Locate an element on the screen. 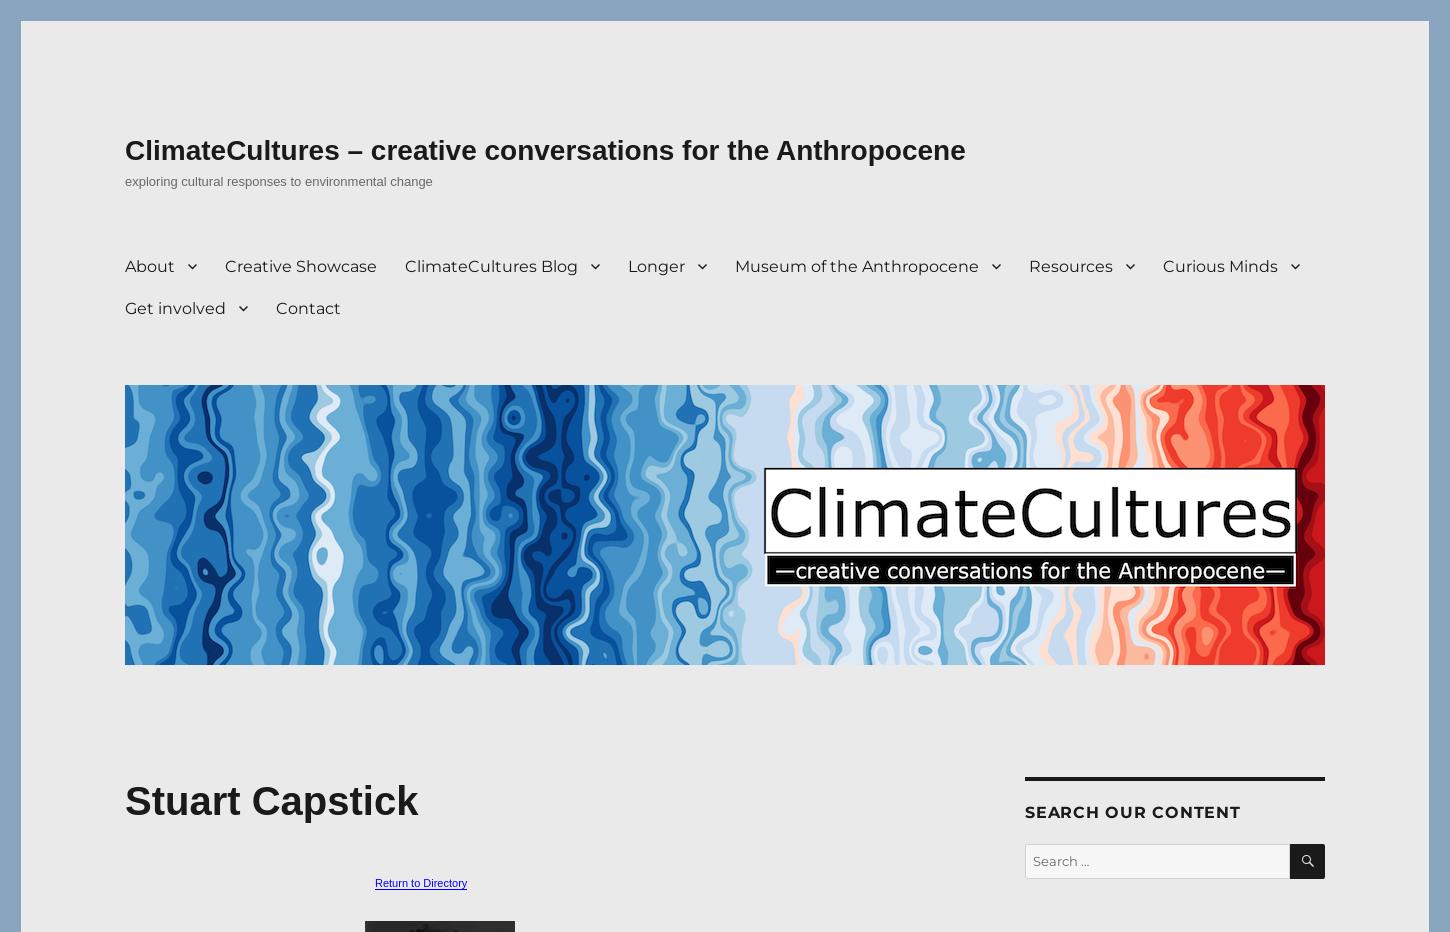 This screenshot has width=1450, height=932. 'Longer' is located at coordinates (655, 264).